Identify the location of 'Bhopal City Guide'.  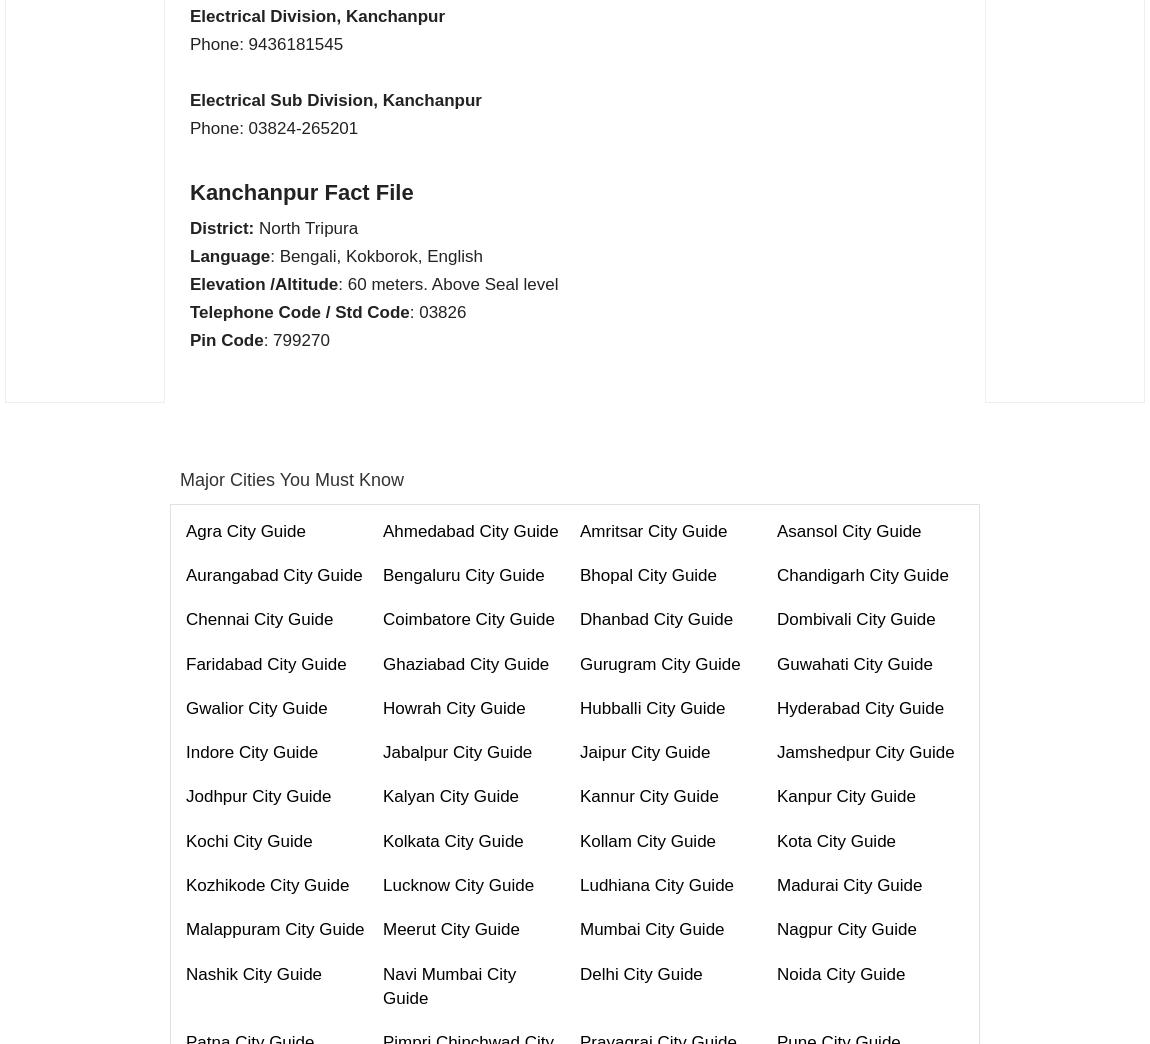
(647, 573).